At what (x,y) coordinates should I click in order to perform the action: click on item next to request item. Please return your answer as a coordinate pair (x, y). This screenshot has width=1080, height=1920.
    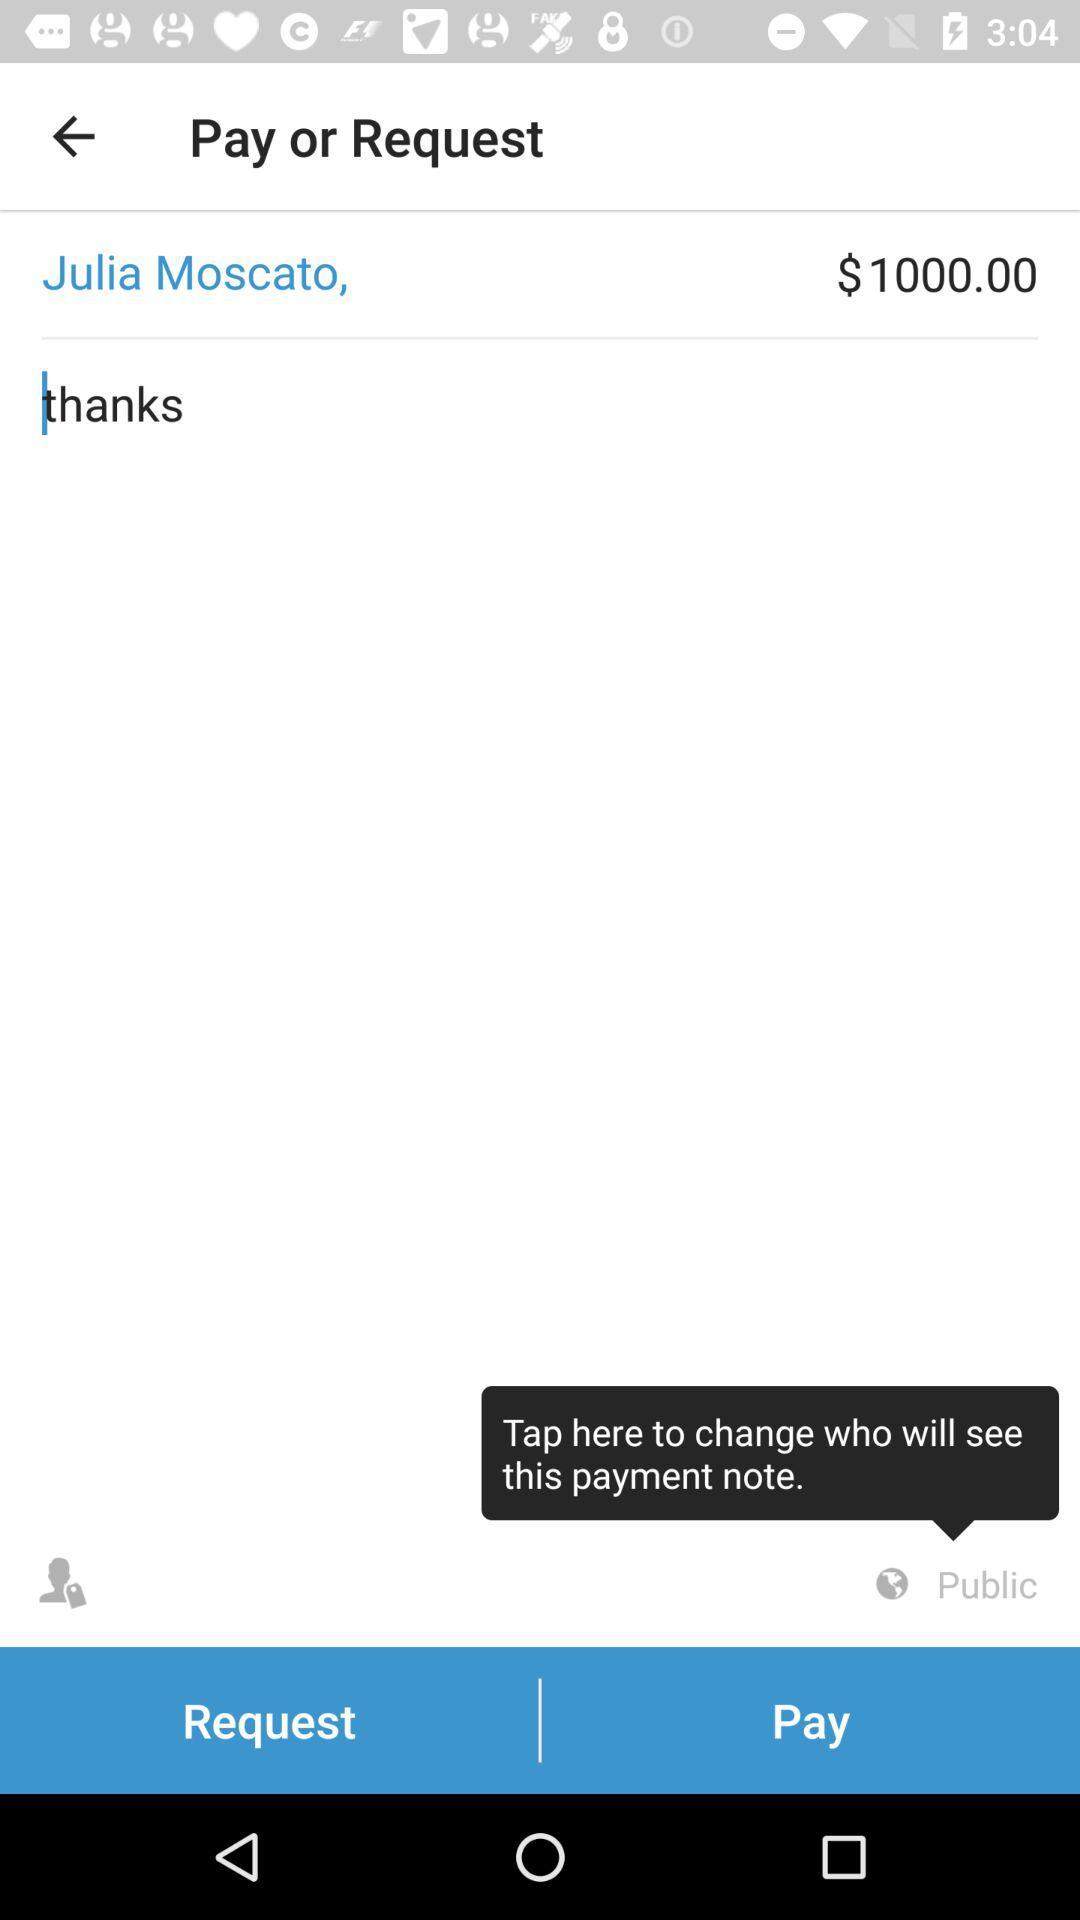
    Looking at the image, I should click on (952, 1583).